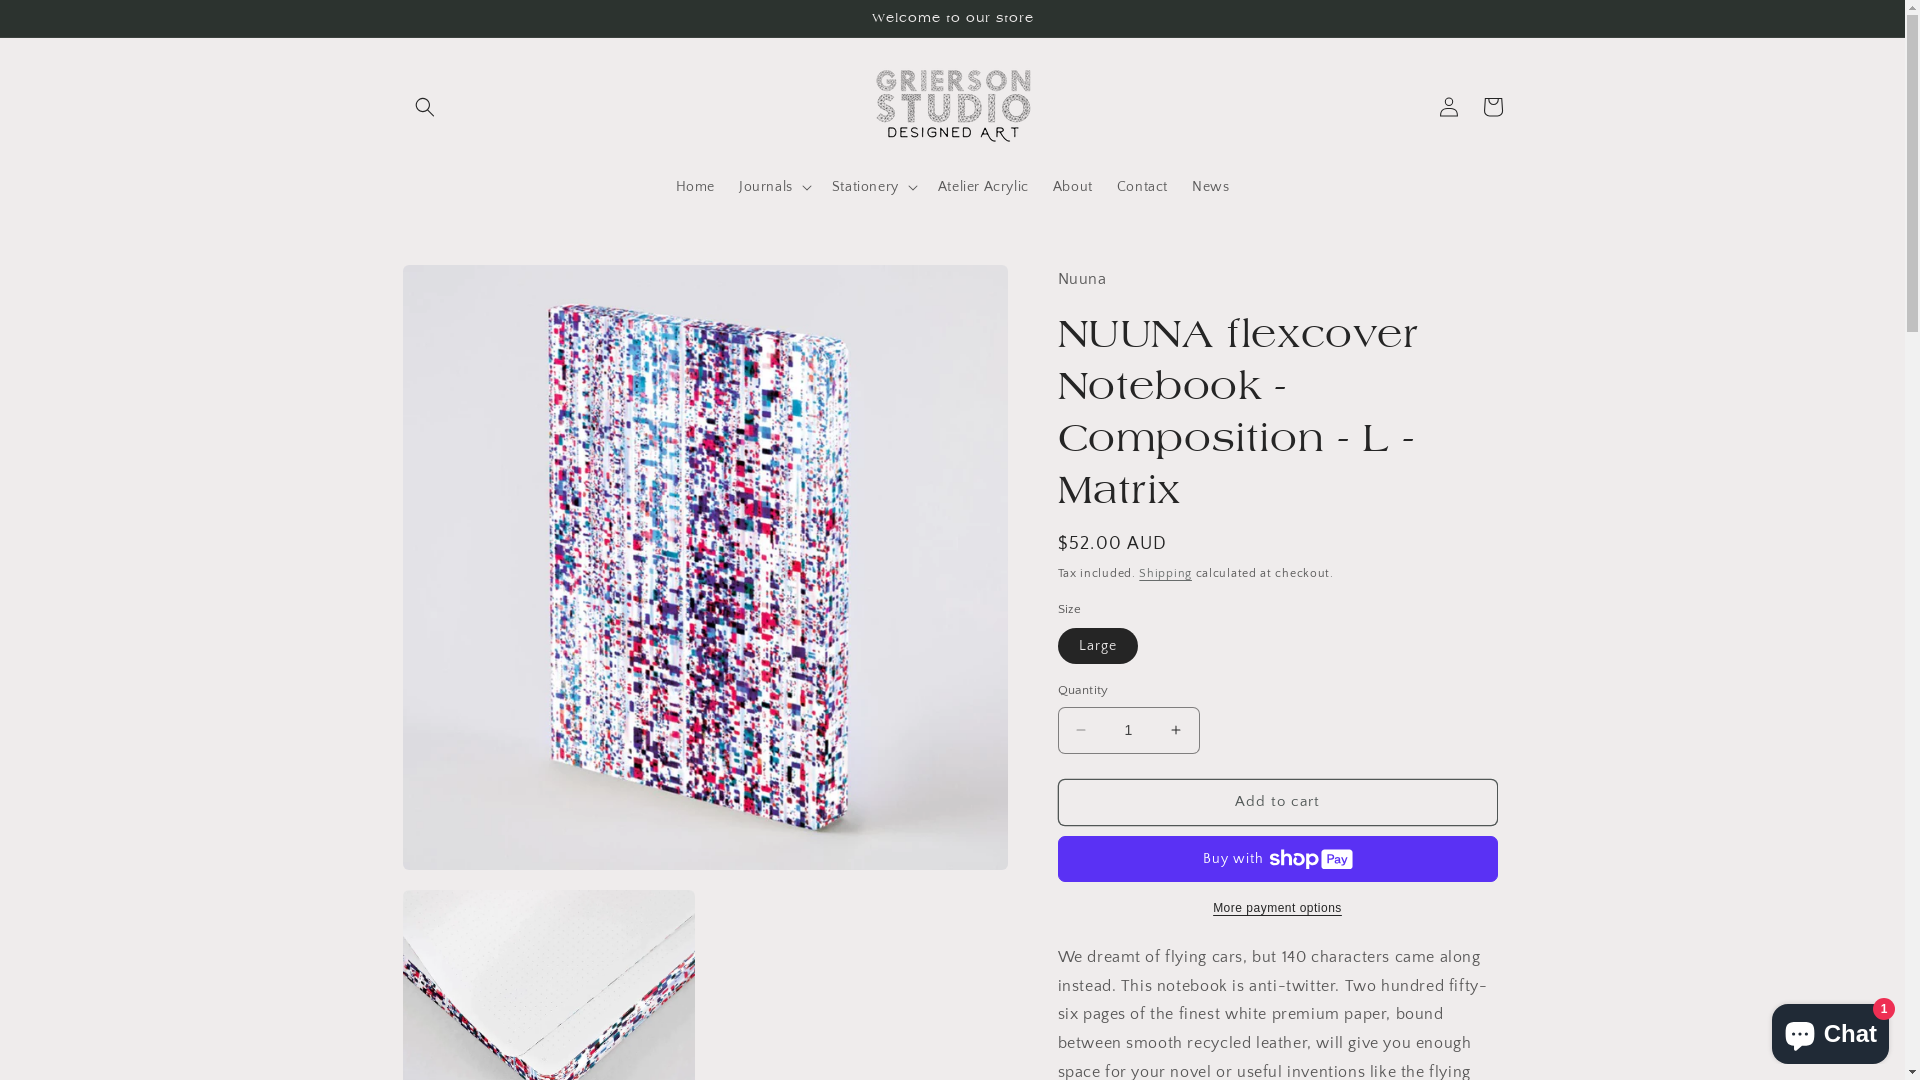  Describe the element at coordinates (1830, 1029) in the screenshot. I see `'Shopify online store chat'` at that location.